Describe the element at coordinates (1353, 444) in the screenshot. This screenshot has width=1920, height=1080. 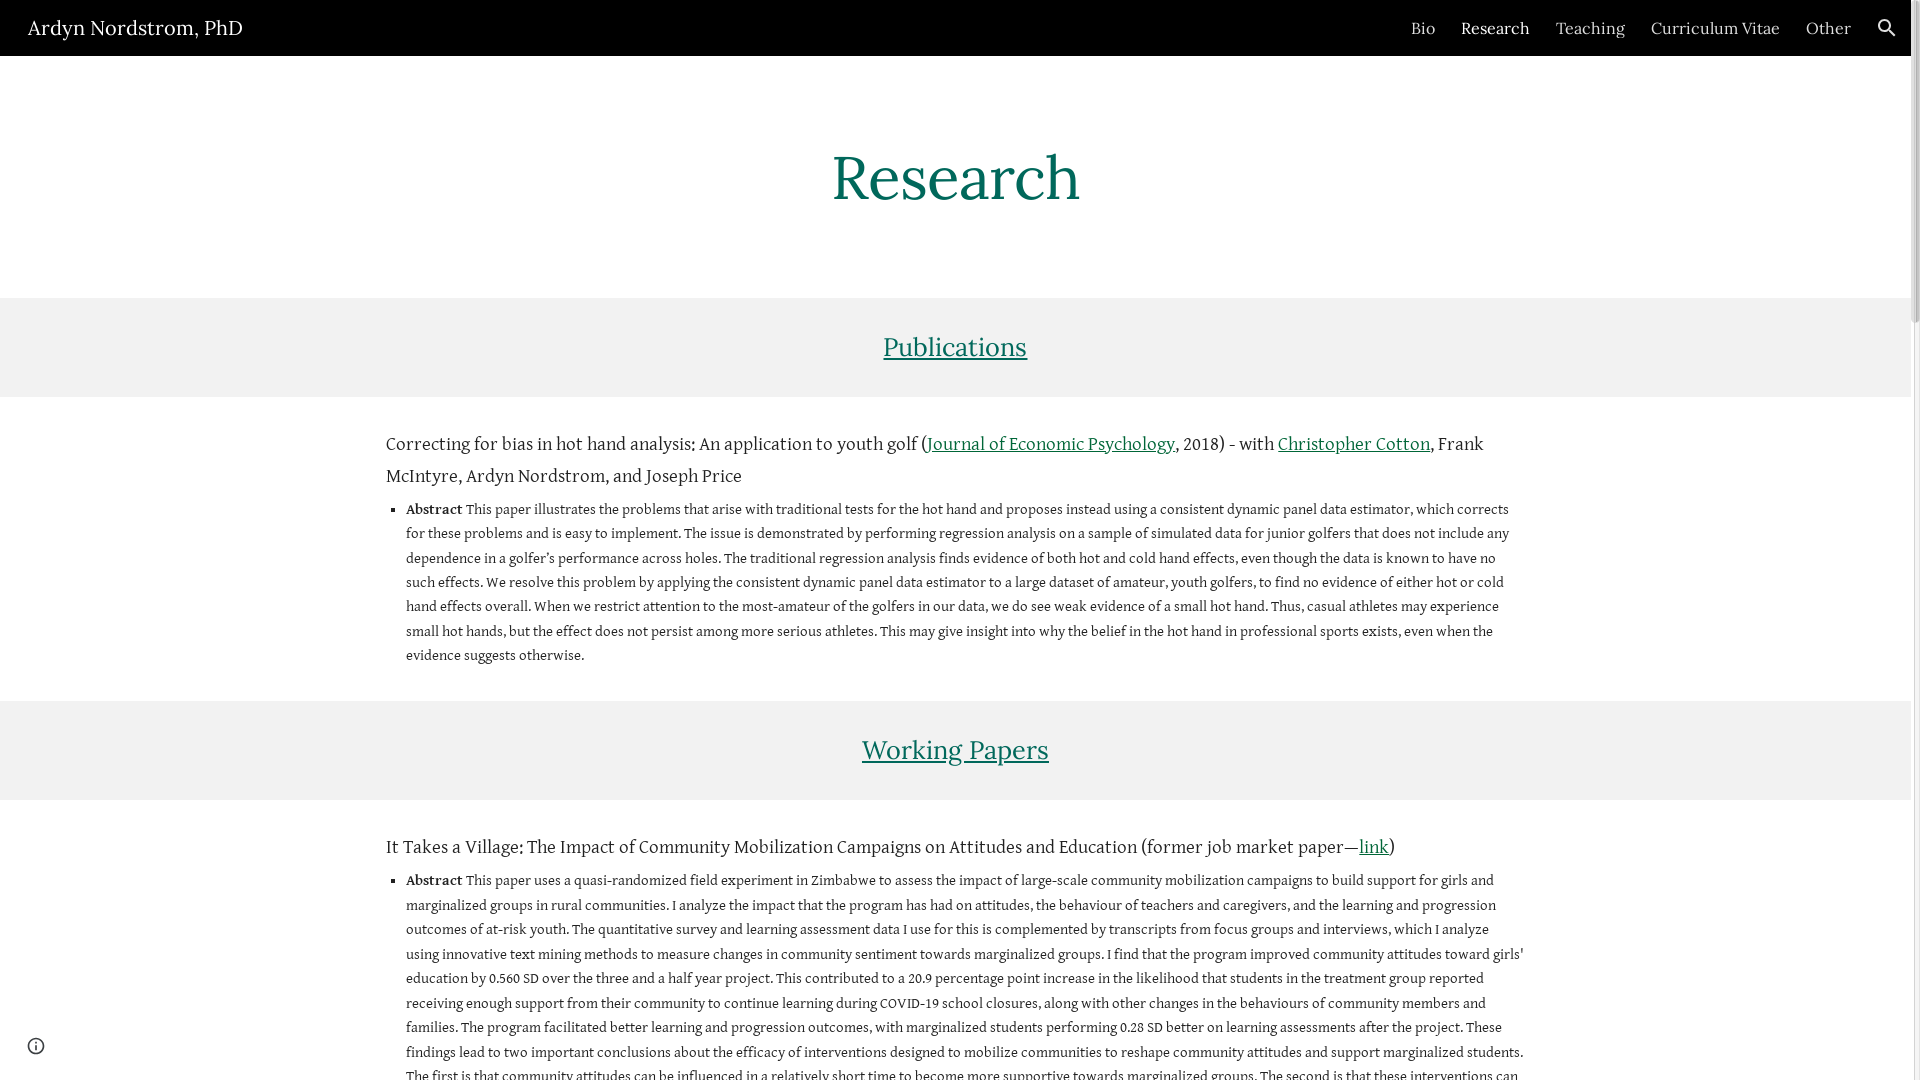
I see `'Christopher Cotton'` at that location.